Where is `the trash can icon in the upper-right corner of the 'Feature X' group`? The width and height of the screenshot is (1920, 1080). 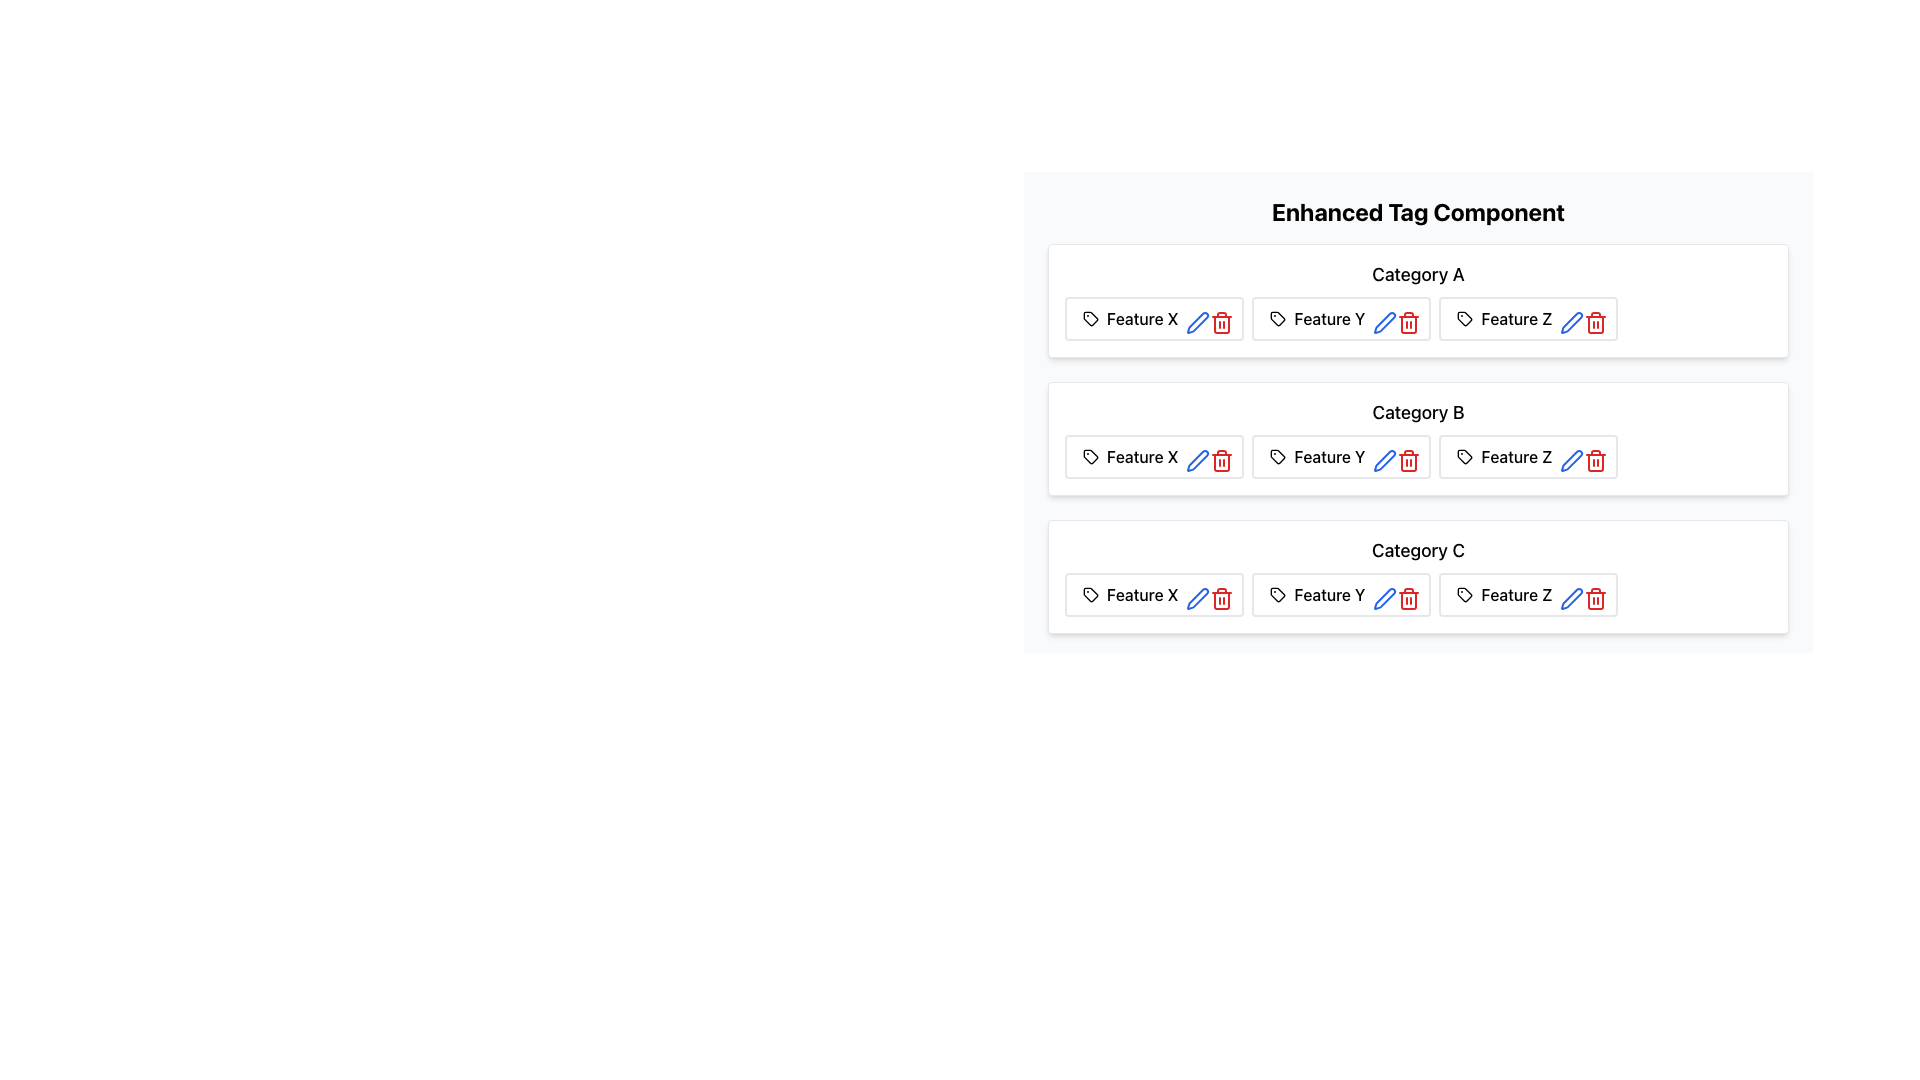 the trash can icon in the upper-right corner of the 'Feature X' group is located at coordinates (1217, 318).